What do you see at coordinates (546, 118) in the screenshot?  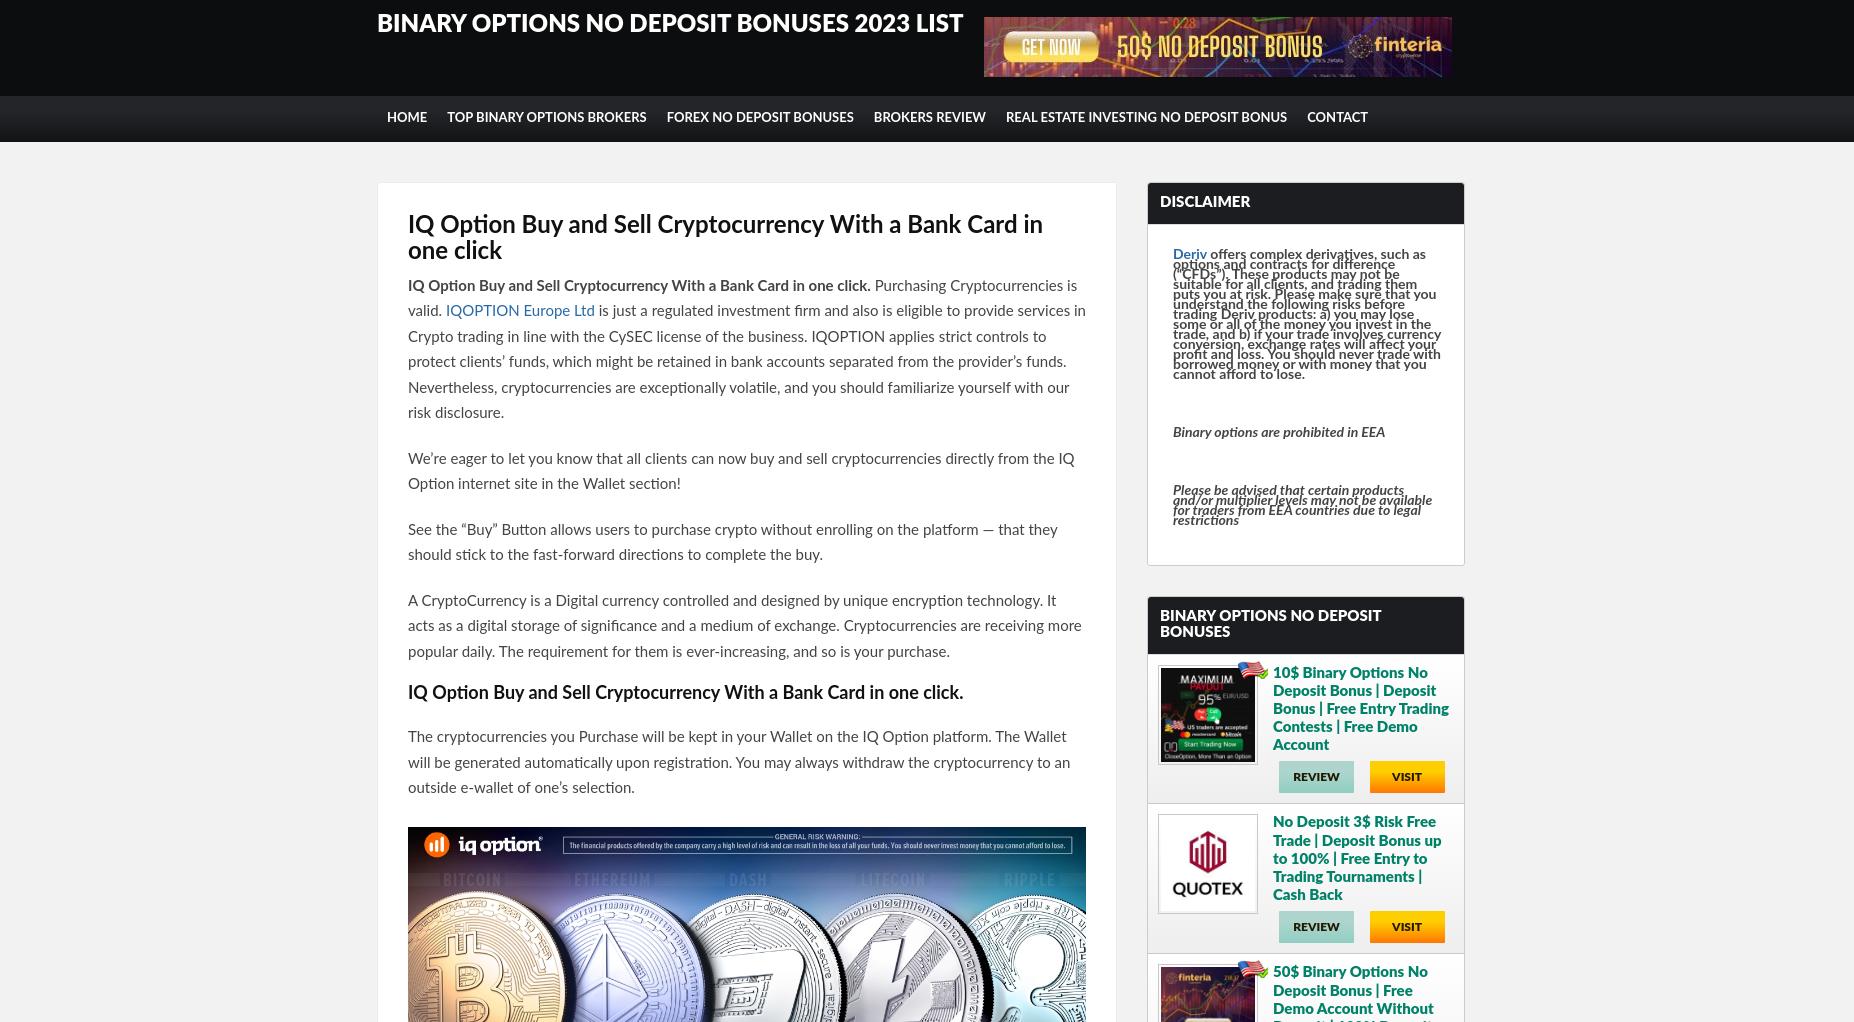 I see `'Top Binary Options Brokers'` at bounding box center [546, 118].